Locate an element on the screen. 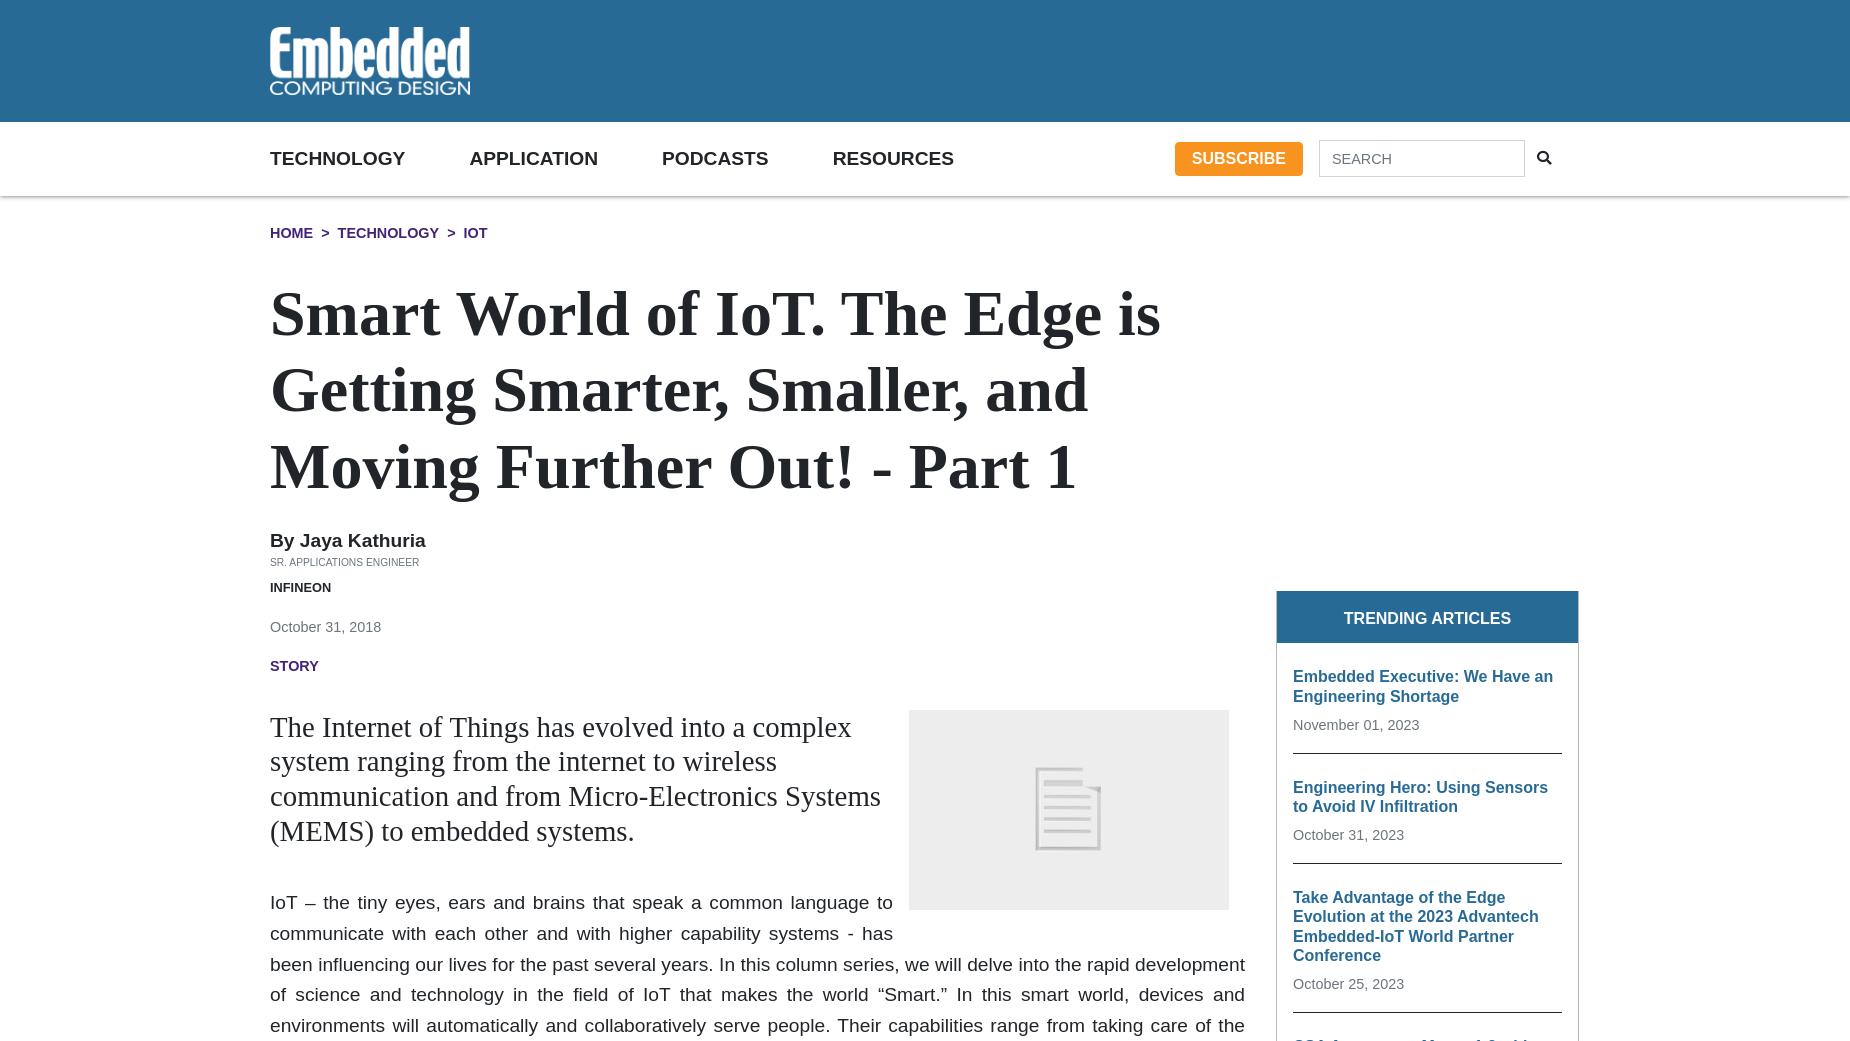  'Take Advantage of the Edge Evolution at the 2023 Advantech Embedded-IoT World Partner Conference' is located at coordinates (1291, 924).